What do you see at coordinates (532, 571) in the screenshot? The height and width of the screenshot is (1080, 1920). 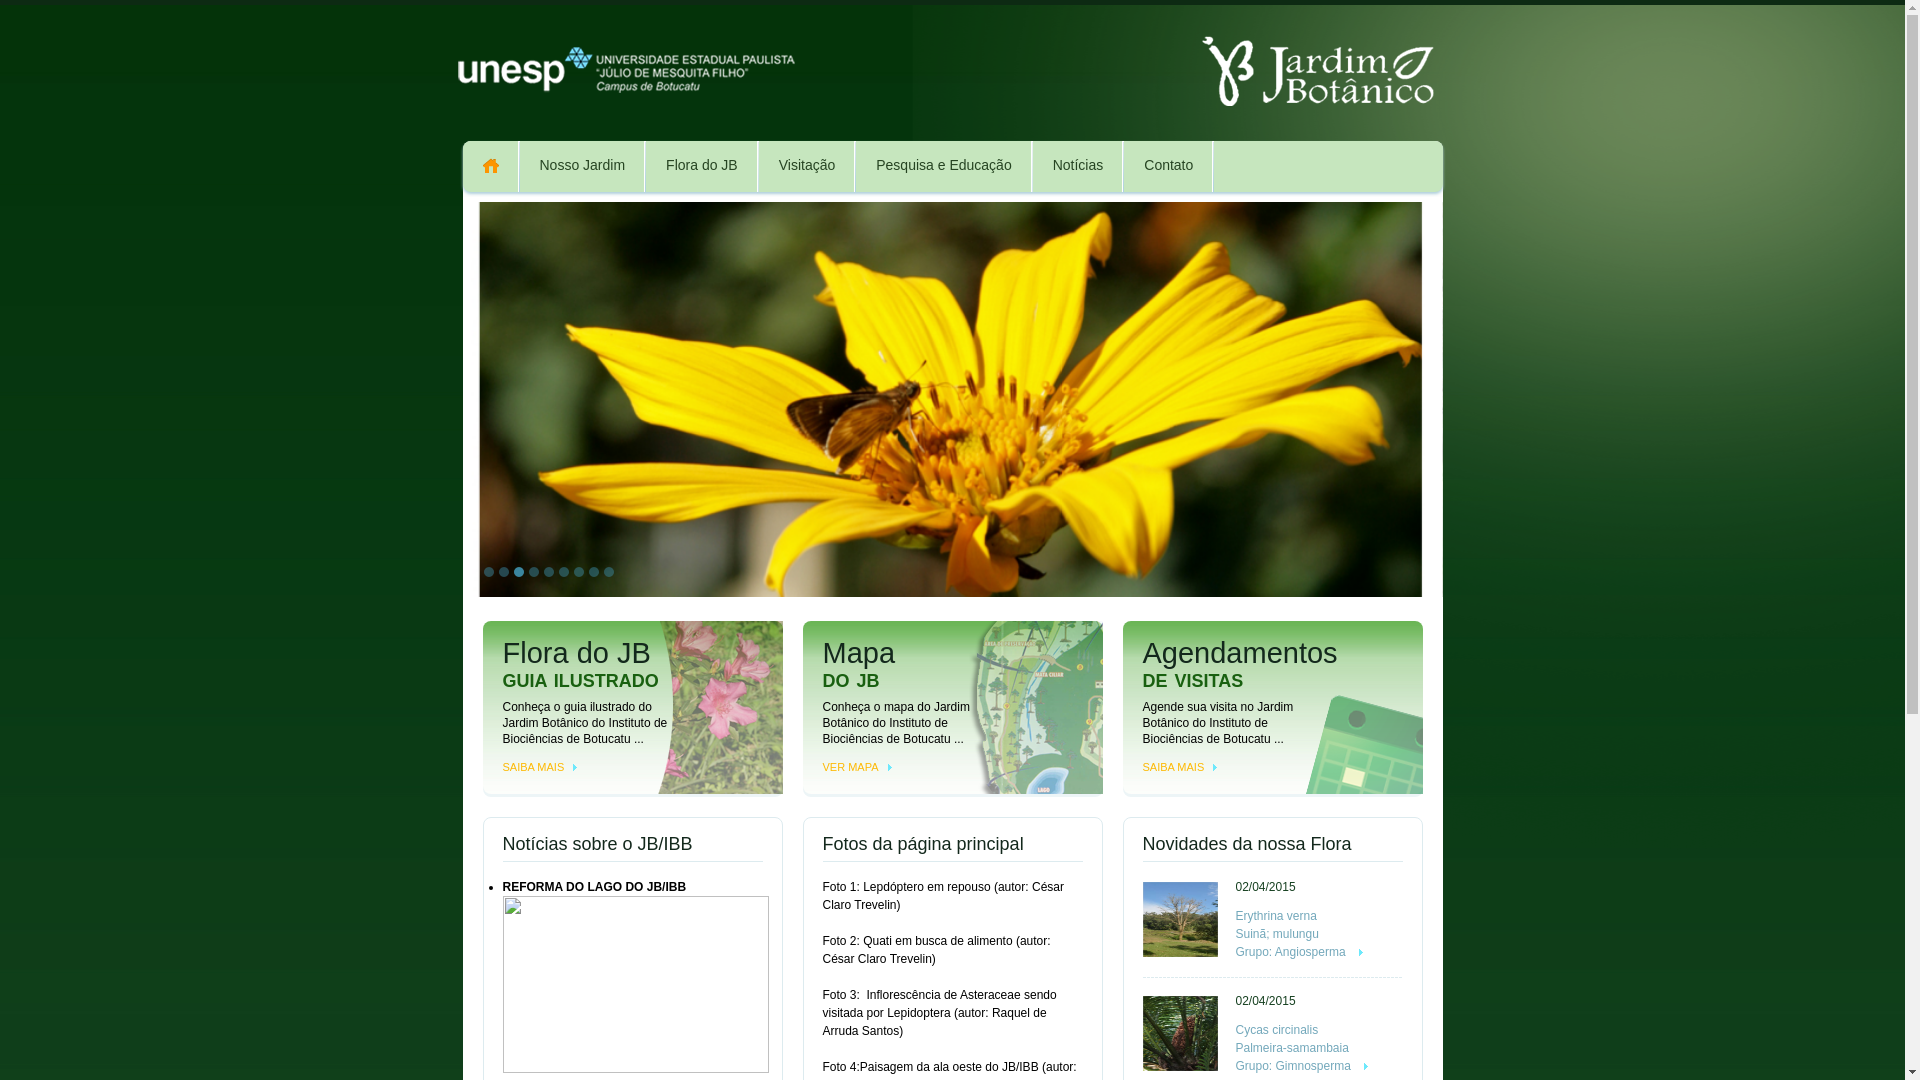 I see `'4'` at bounding box center [532, 571].